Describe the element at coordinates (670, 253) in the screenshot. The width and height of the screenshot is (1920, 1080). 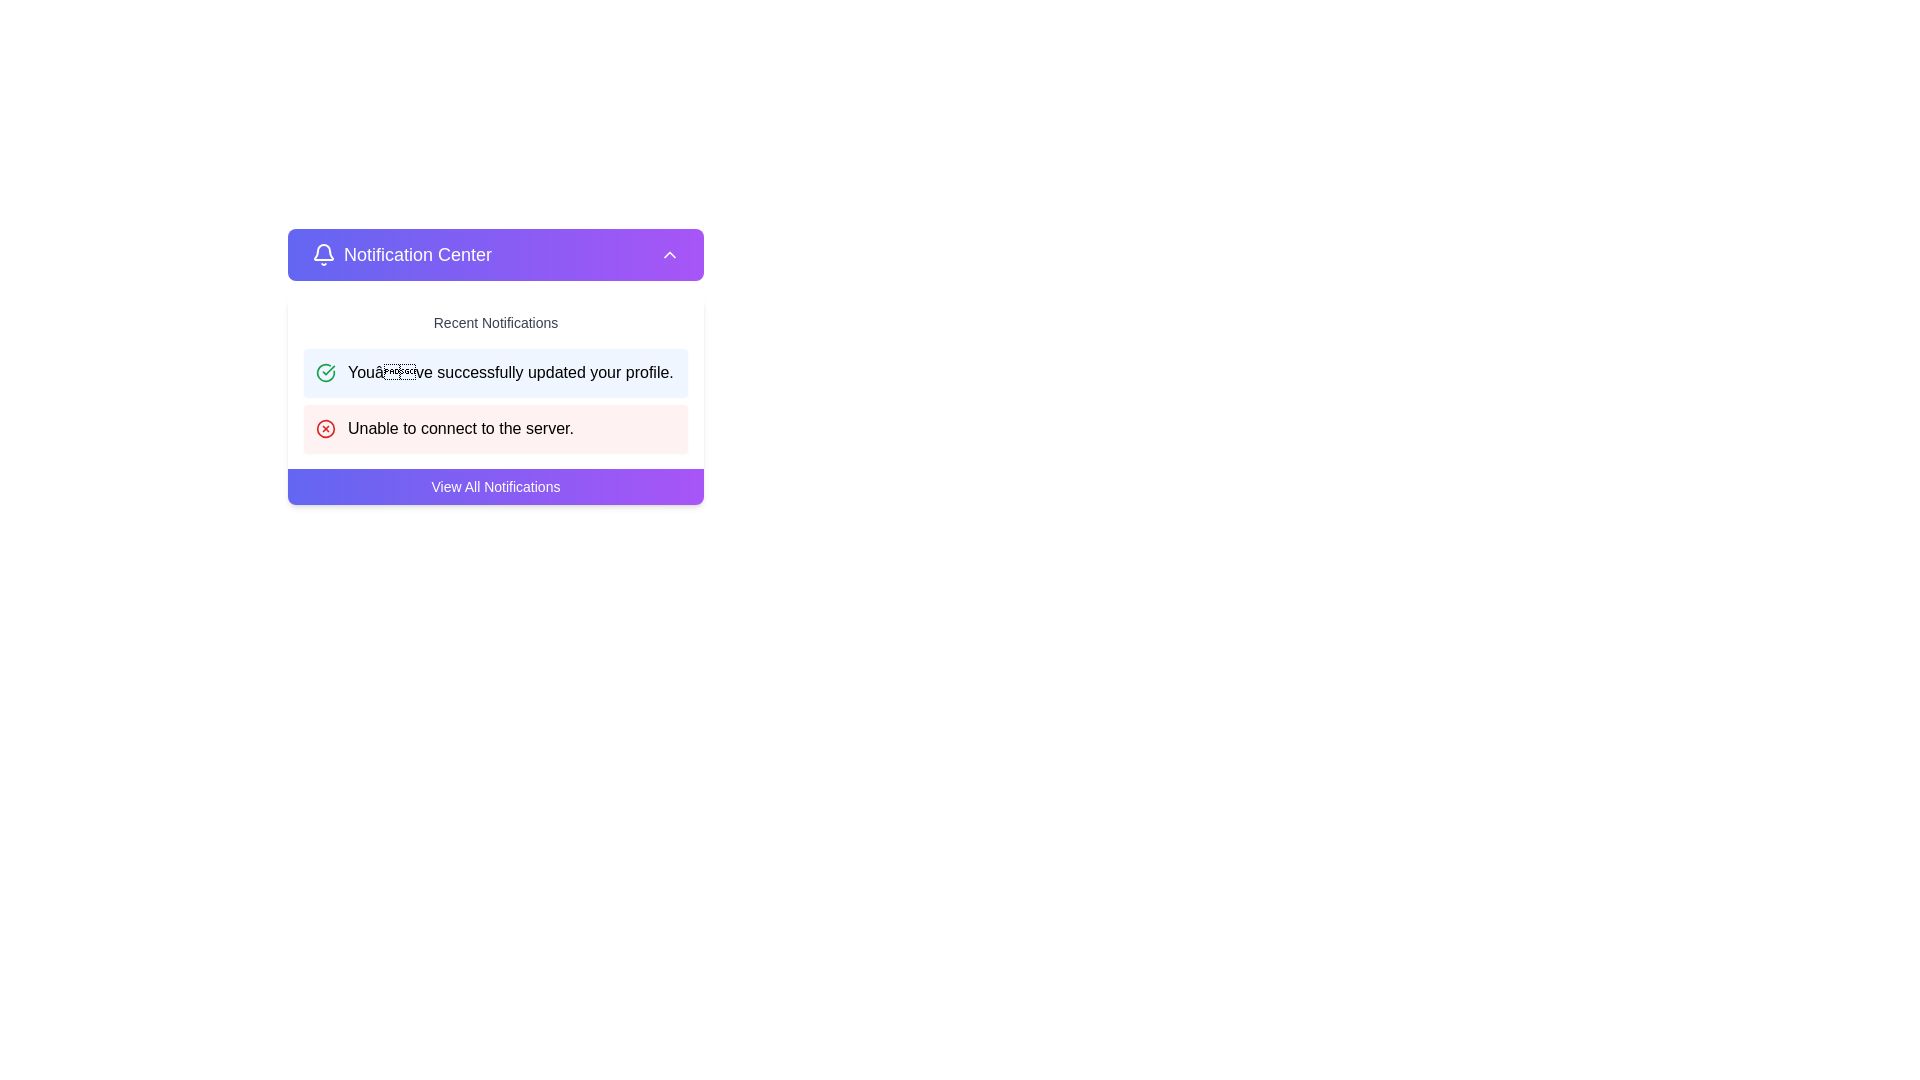
I see `the upward-pointing chevron arrow icon on the purple header bar titled 'Notification Center' to minimize the header` at that location.